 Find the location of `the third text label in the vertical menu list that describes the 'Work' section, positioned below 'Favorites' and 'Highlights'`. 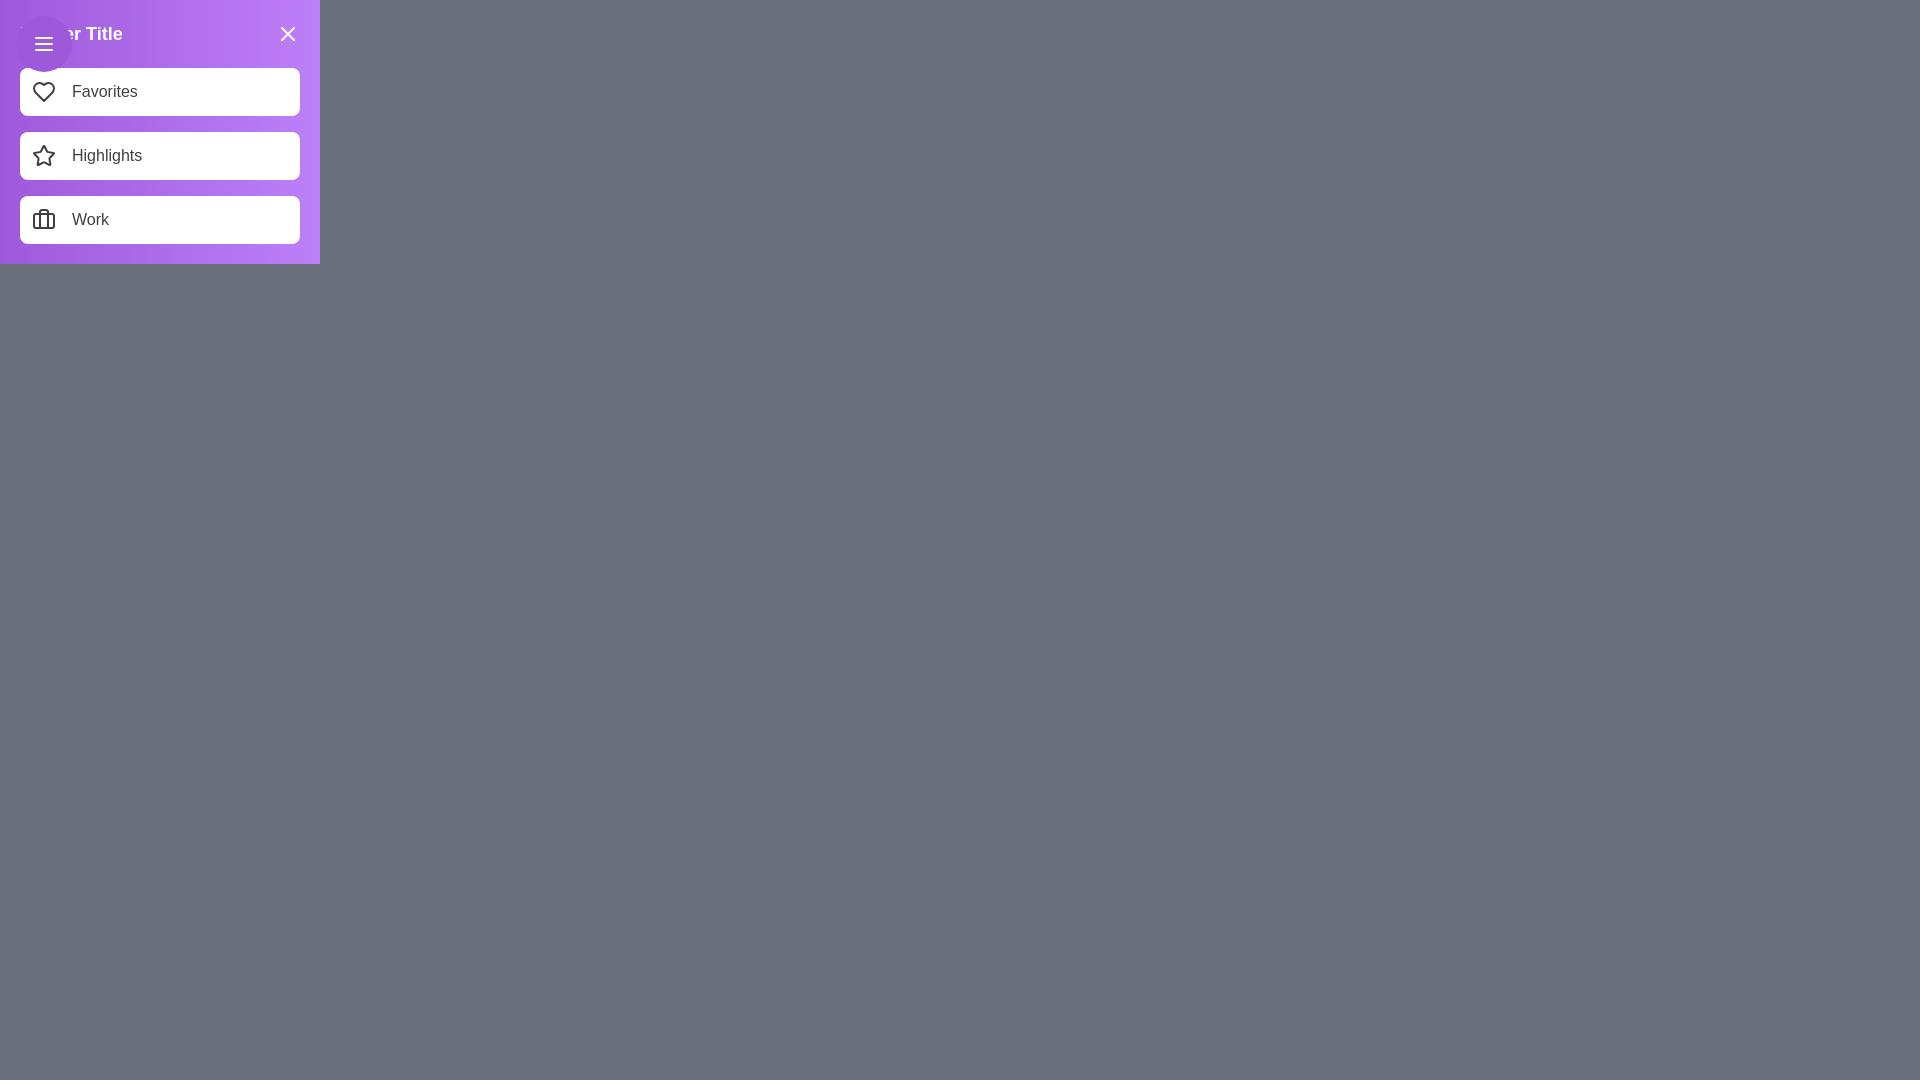

the third text label in the vertical menu list that describes the 'Work' section, positioned below 'Favorites' and 'Highlights' is located at coordinates (89, 219).